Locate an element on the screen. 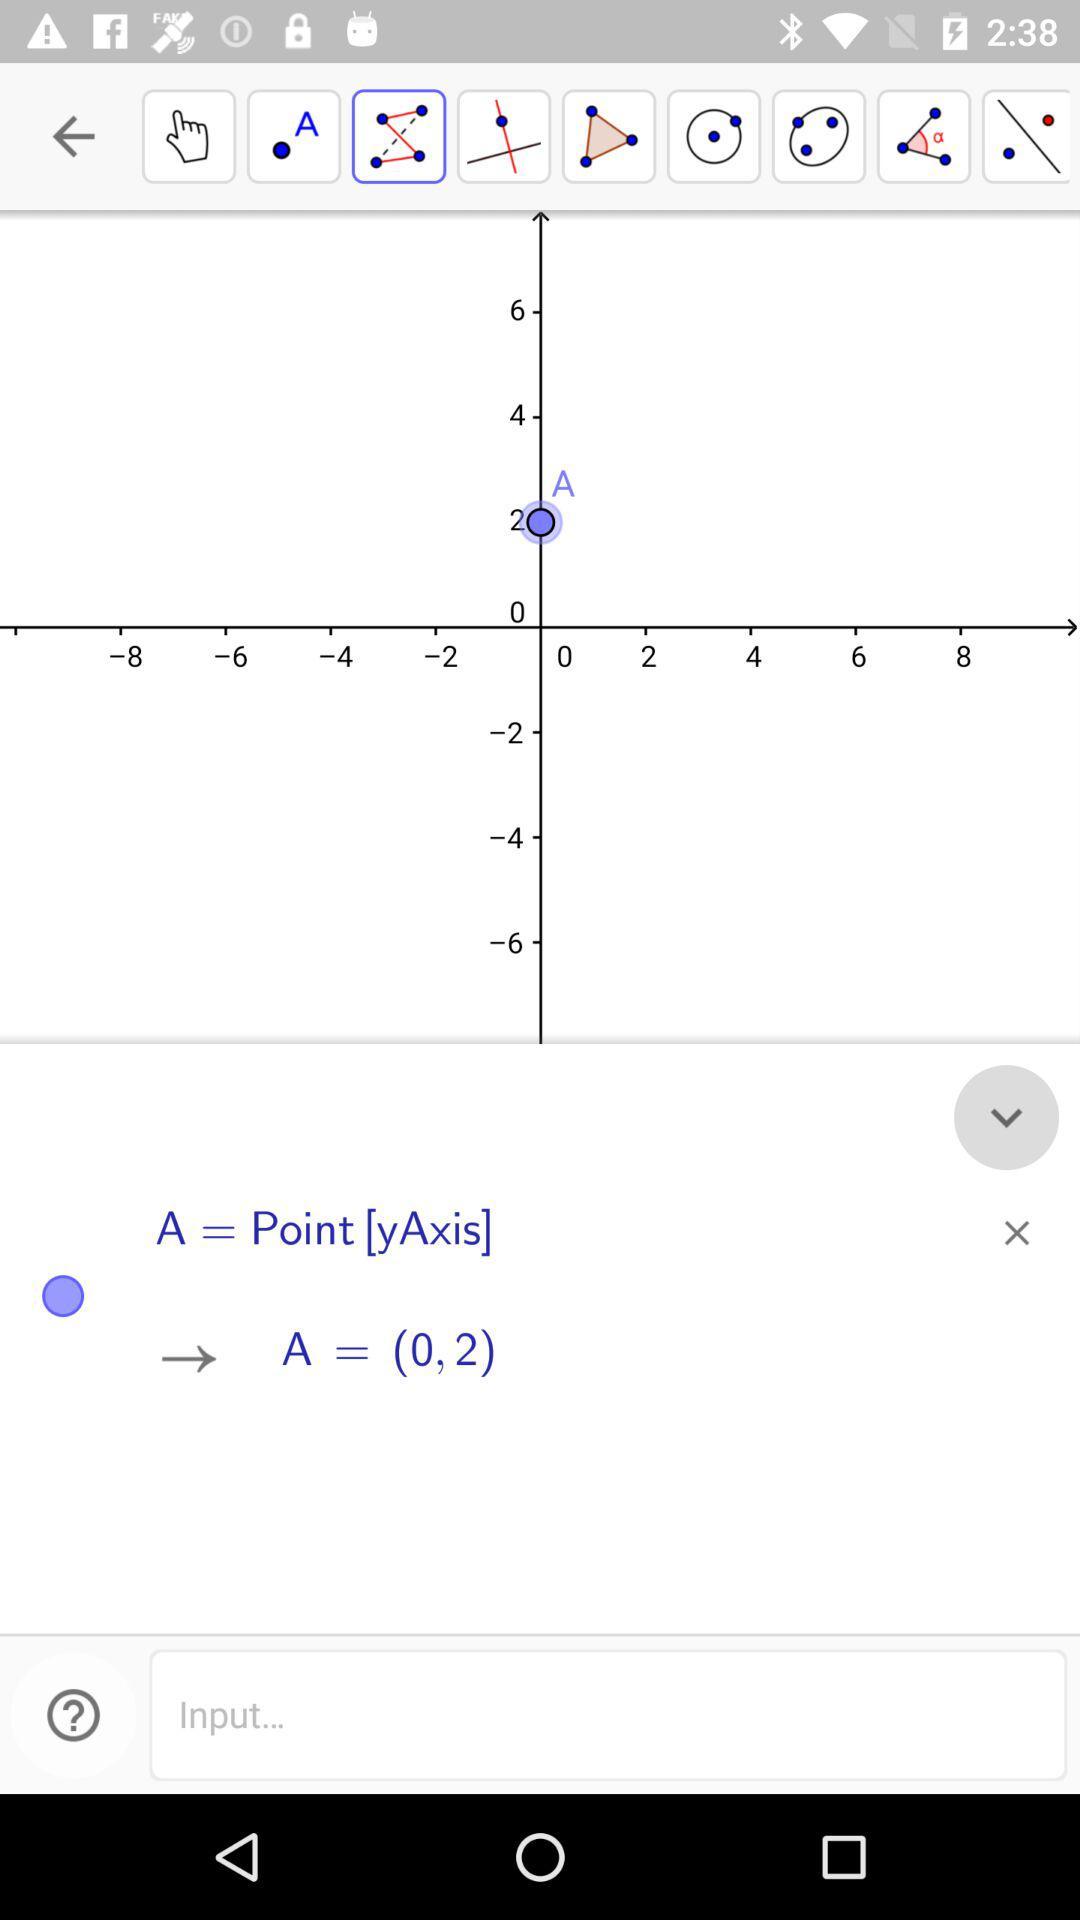 This screenshot has width=1080, height=1920. the help icon is located at coordinates (72, 1714).